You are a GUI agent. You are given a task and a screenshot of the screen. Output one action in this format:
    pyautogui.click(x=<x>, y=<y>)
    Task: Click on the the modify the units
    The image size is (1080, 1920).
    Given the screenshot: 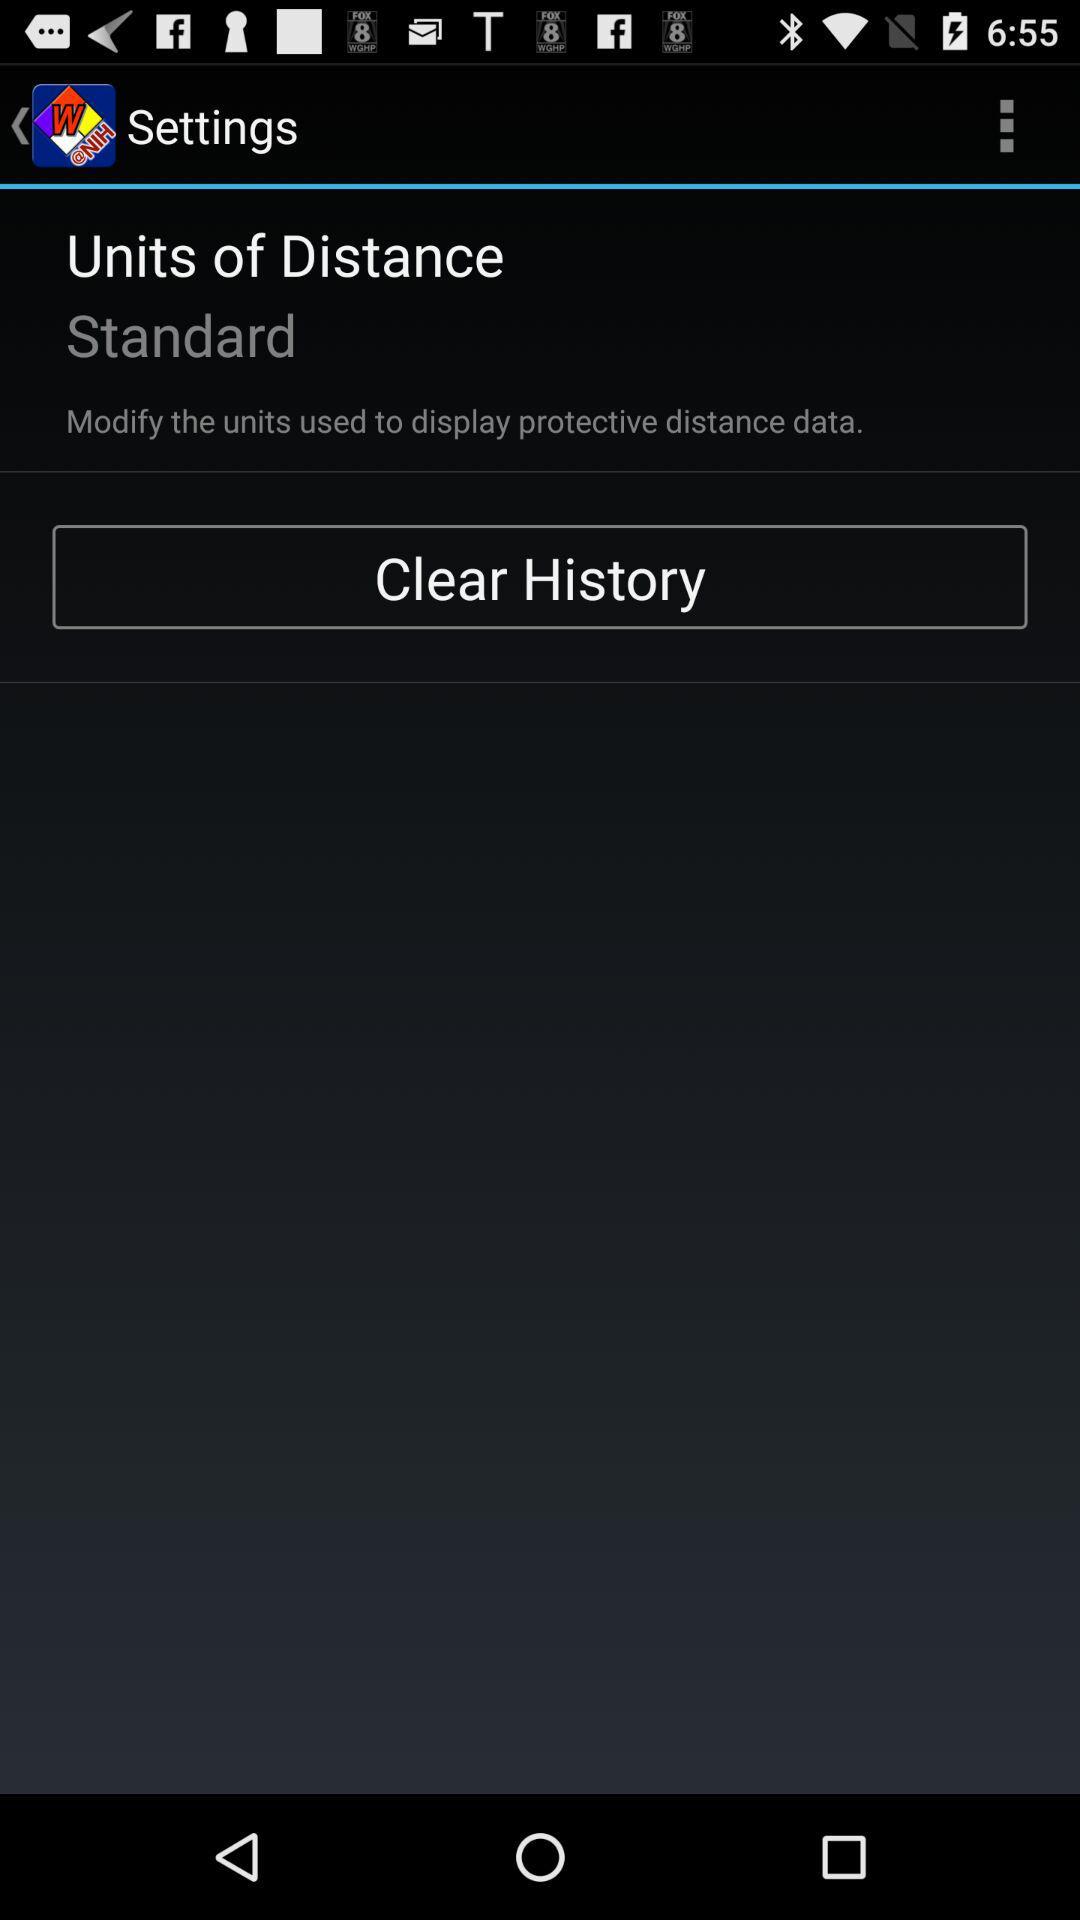 What is the action you would take?
    pyautogui.click(x=437, y=407)
    